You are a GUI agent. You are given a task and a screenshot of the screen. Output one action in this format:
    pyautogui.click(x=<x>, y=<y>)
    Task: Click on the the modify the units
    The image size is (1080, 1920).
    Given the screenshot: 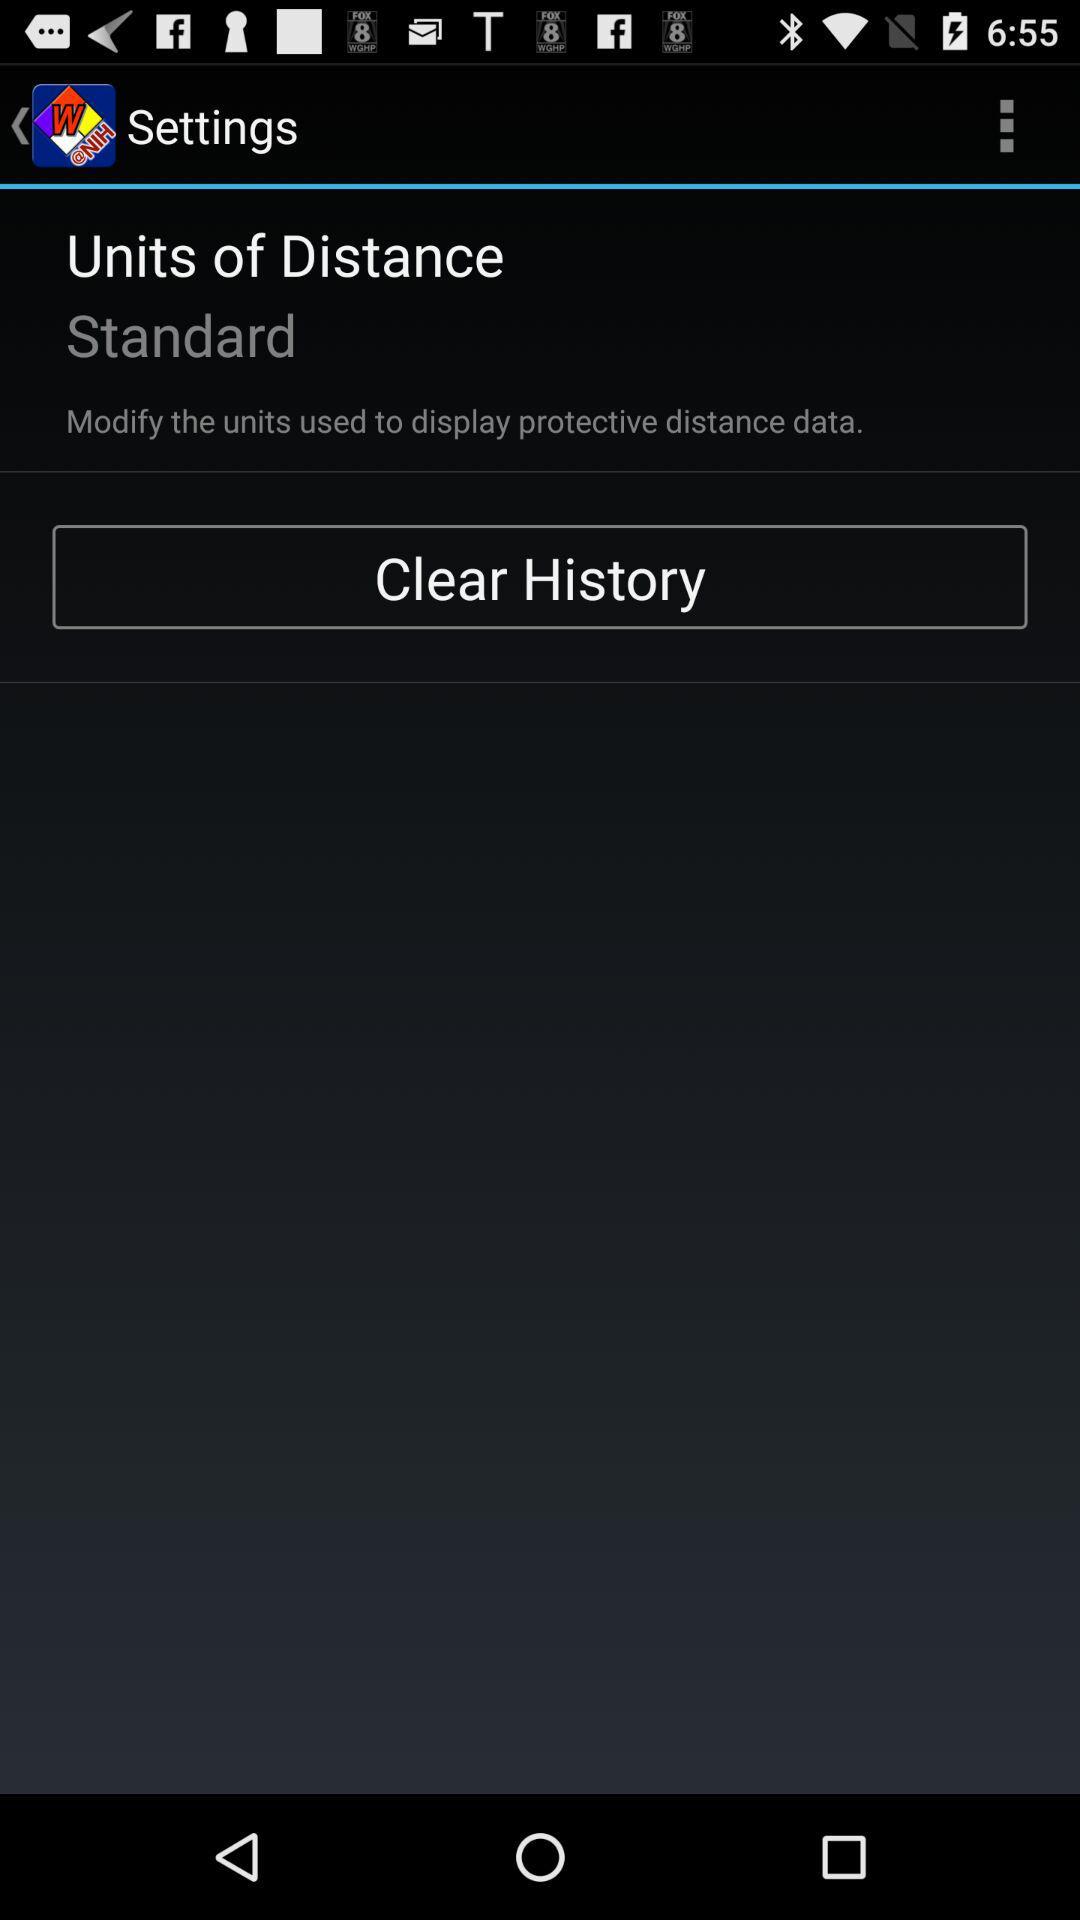 What is the action you would take?
    pyautogui.click(x=437, y=407)
    